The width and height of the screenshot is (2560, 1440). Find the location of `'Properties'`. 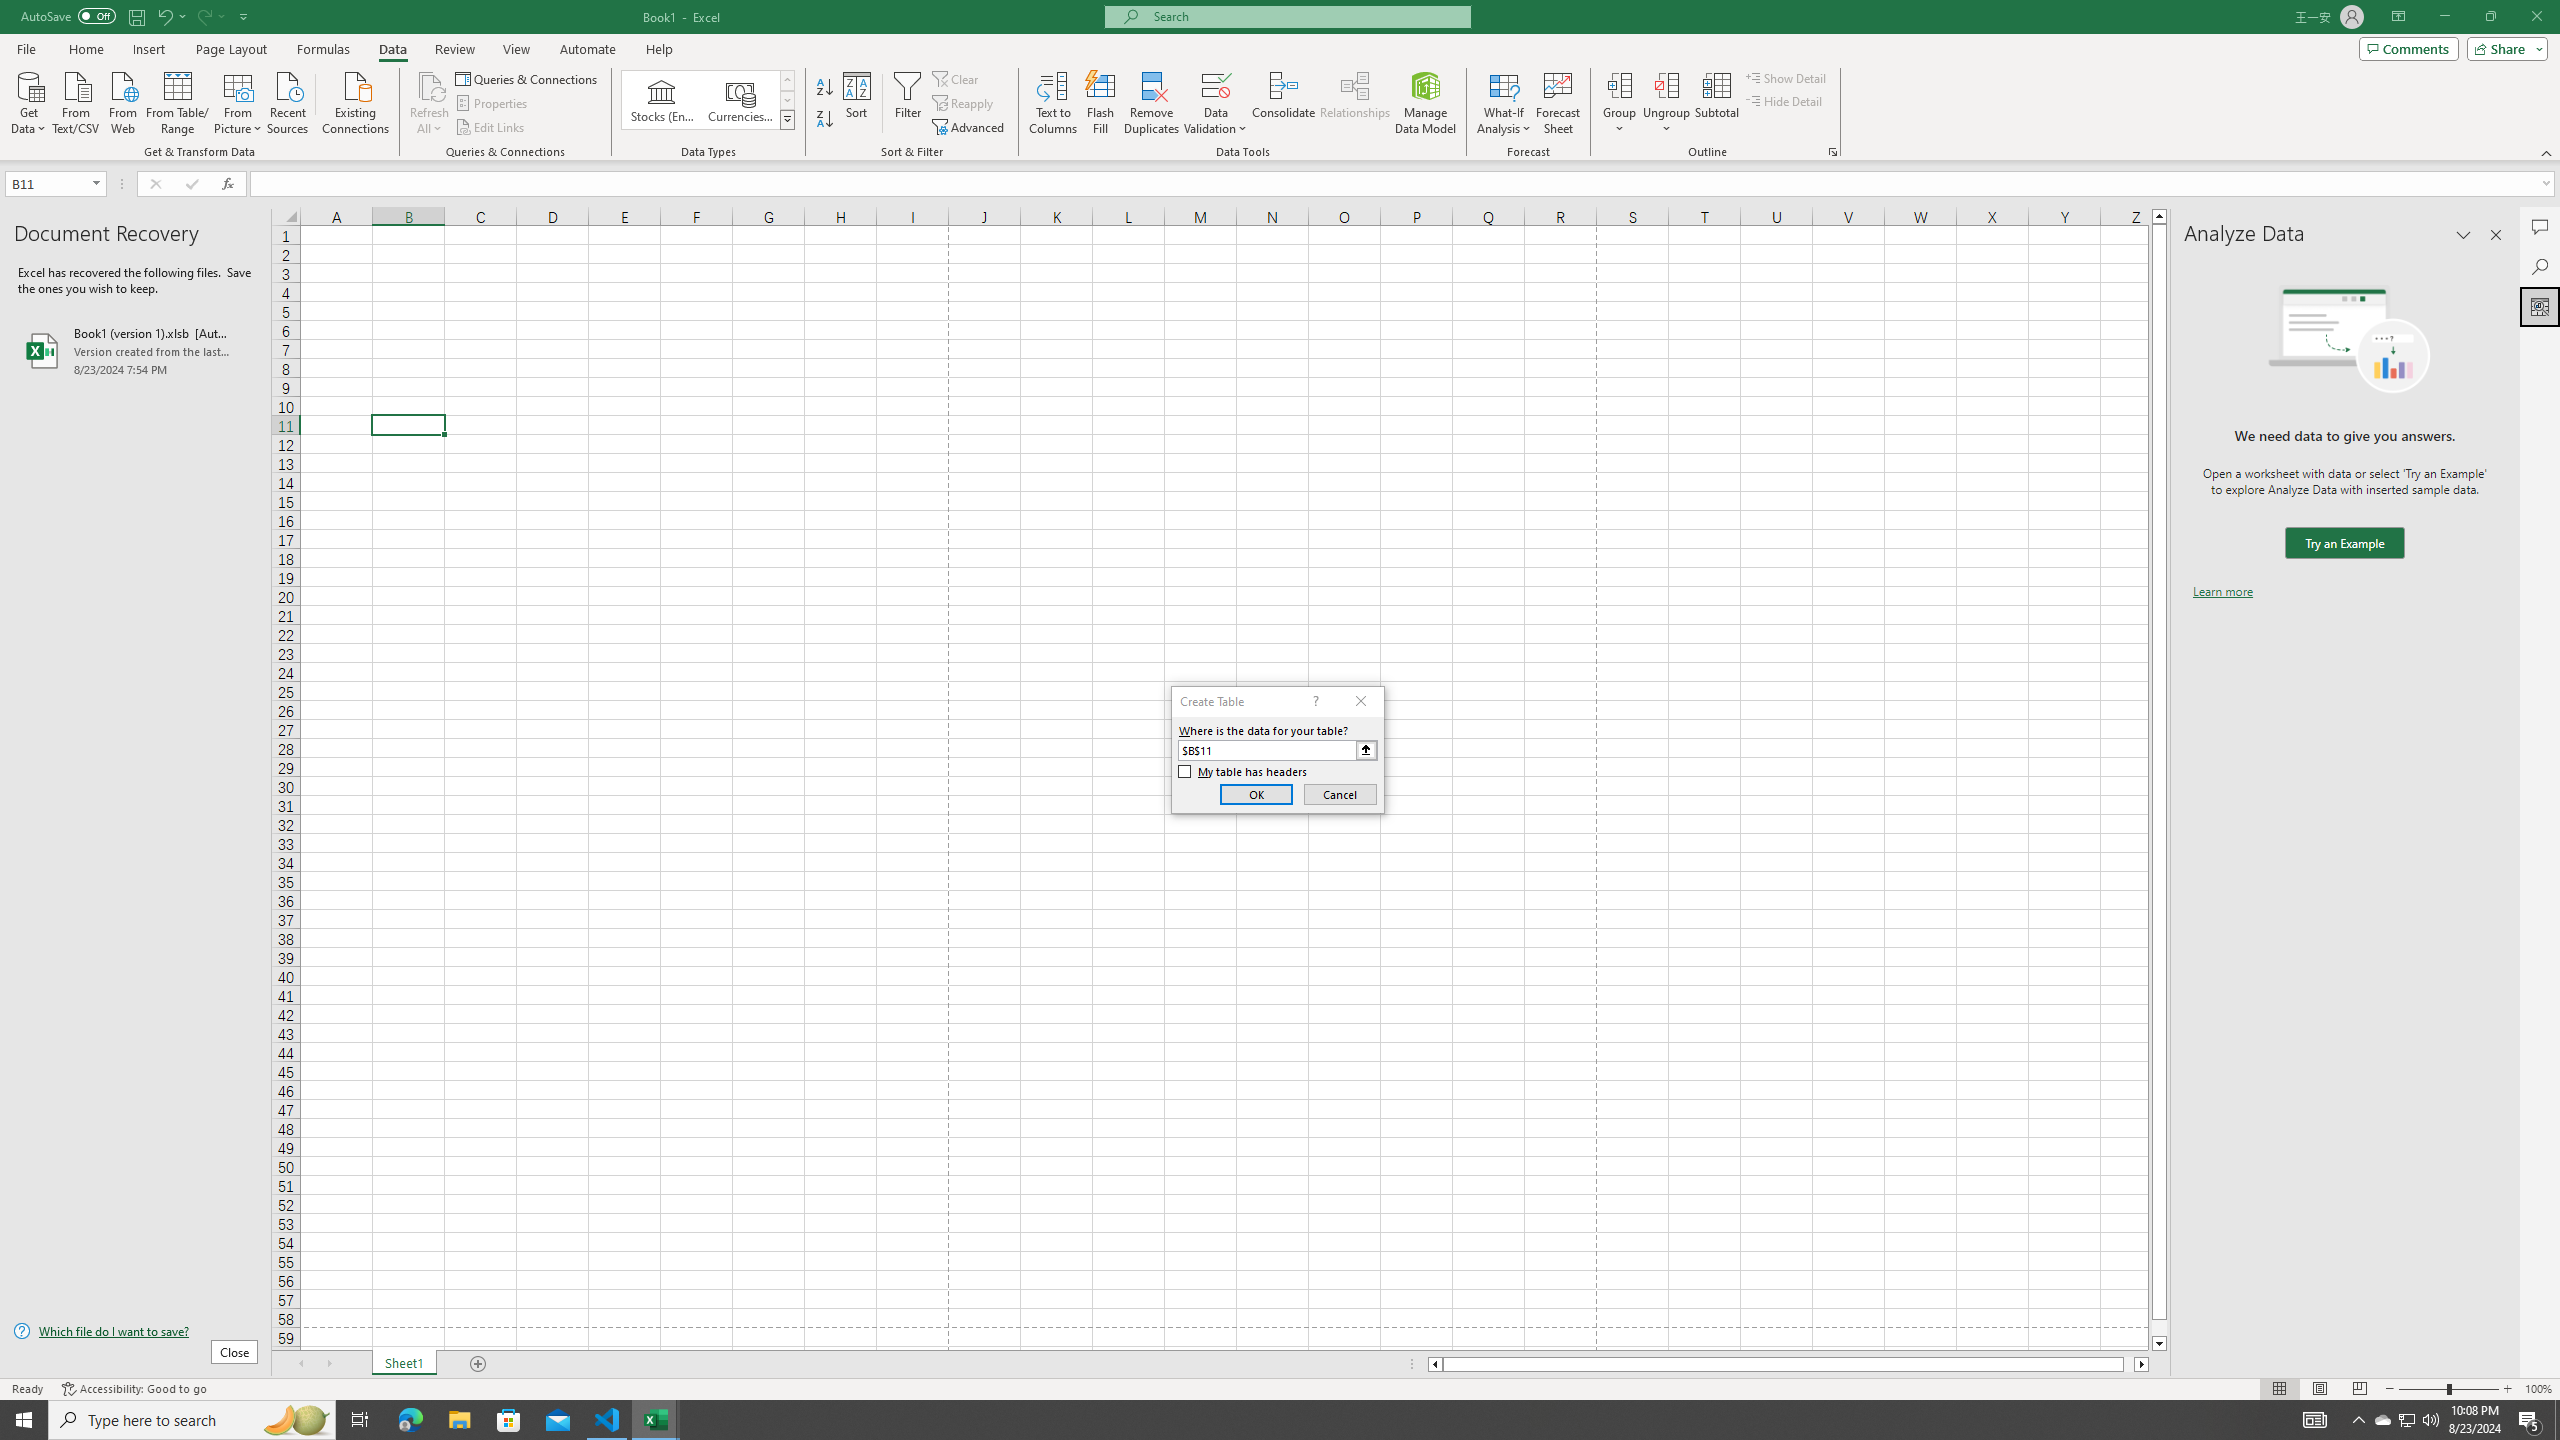

'Properties' is located at coordinates (493, 103).